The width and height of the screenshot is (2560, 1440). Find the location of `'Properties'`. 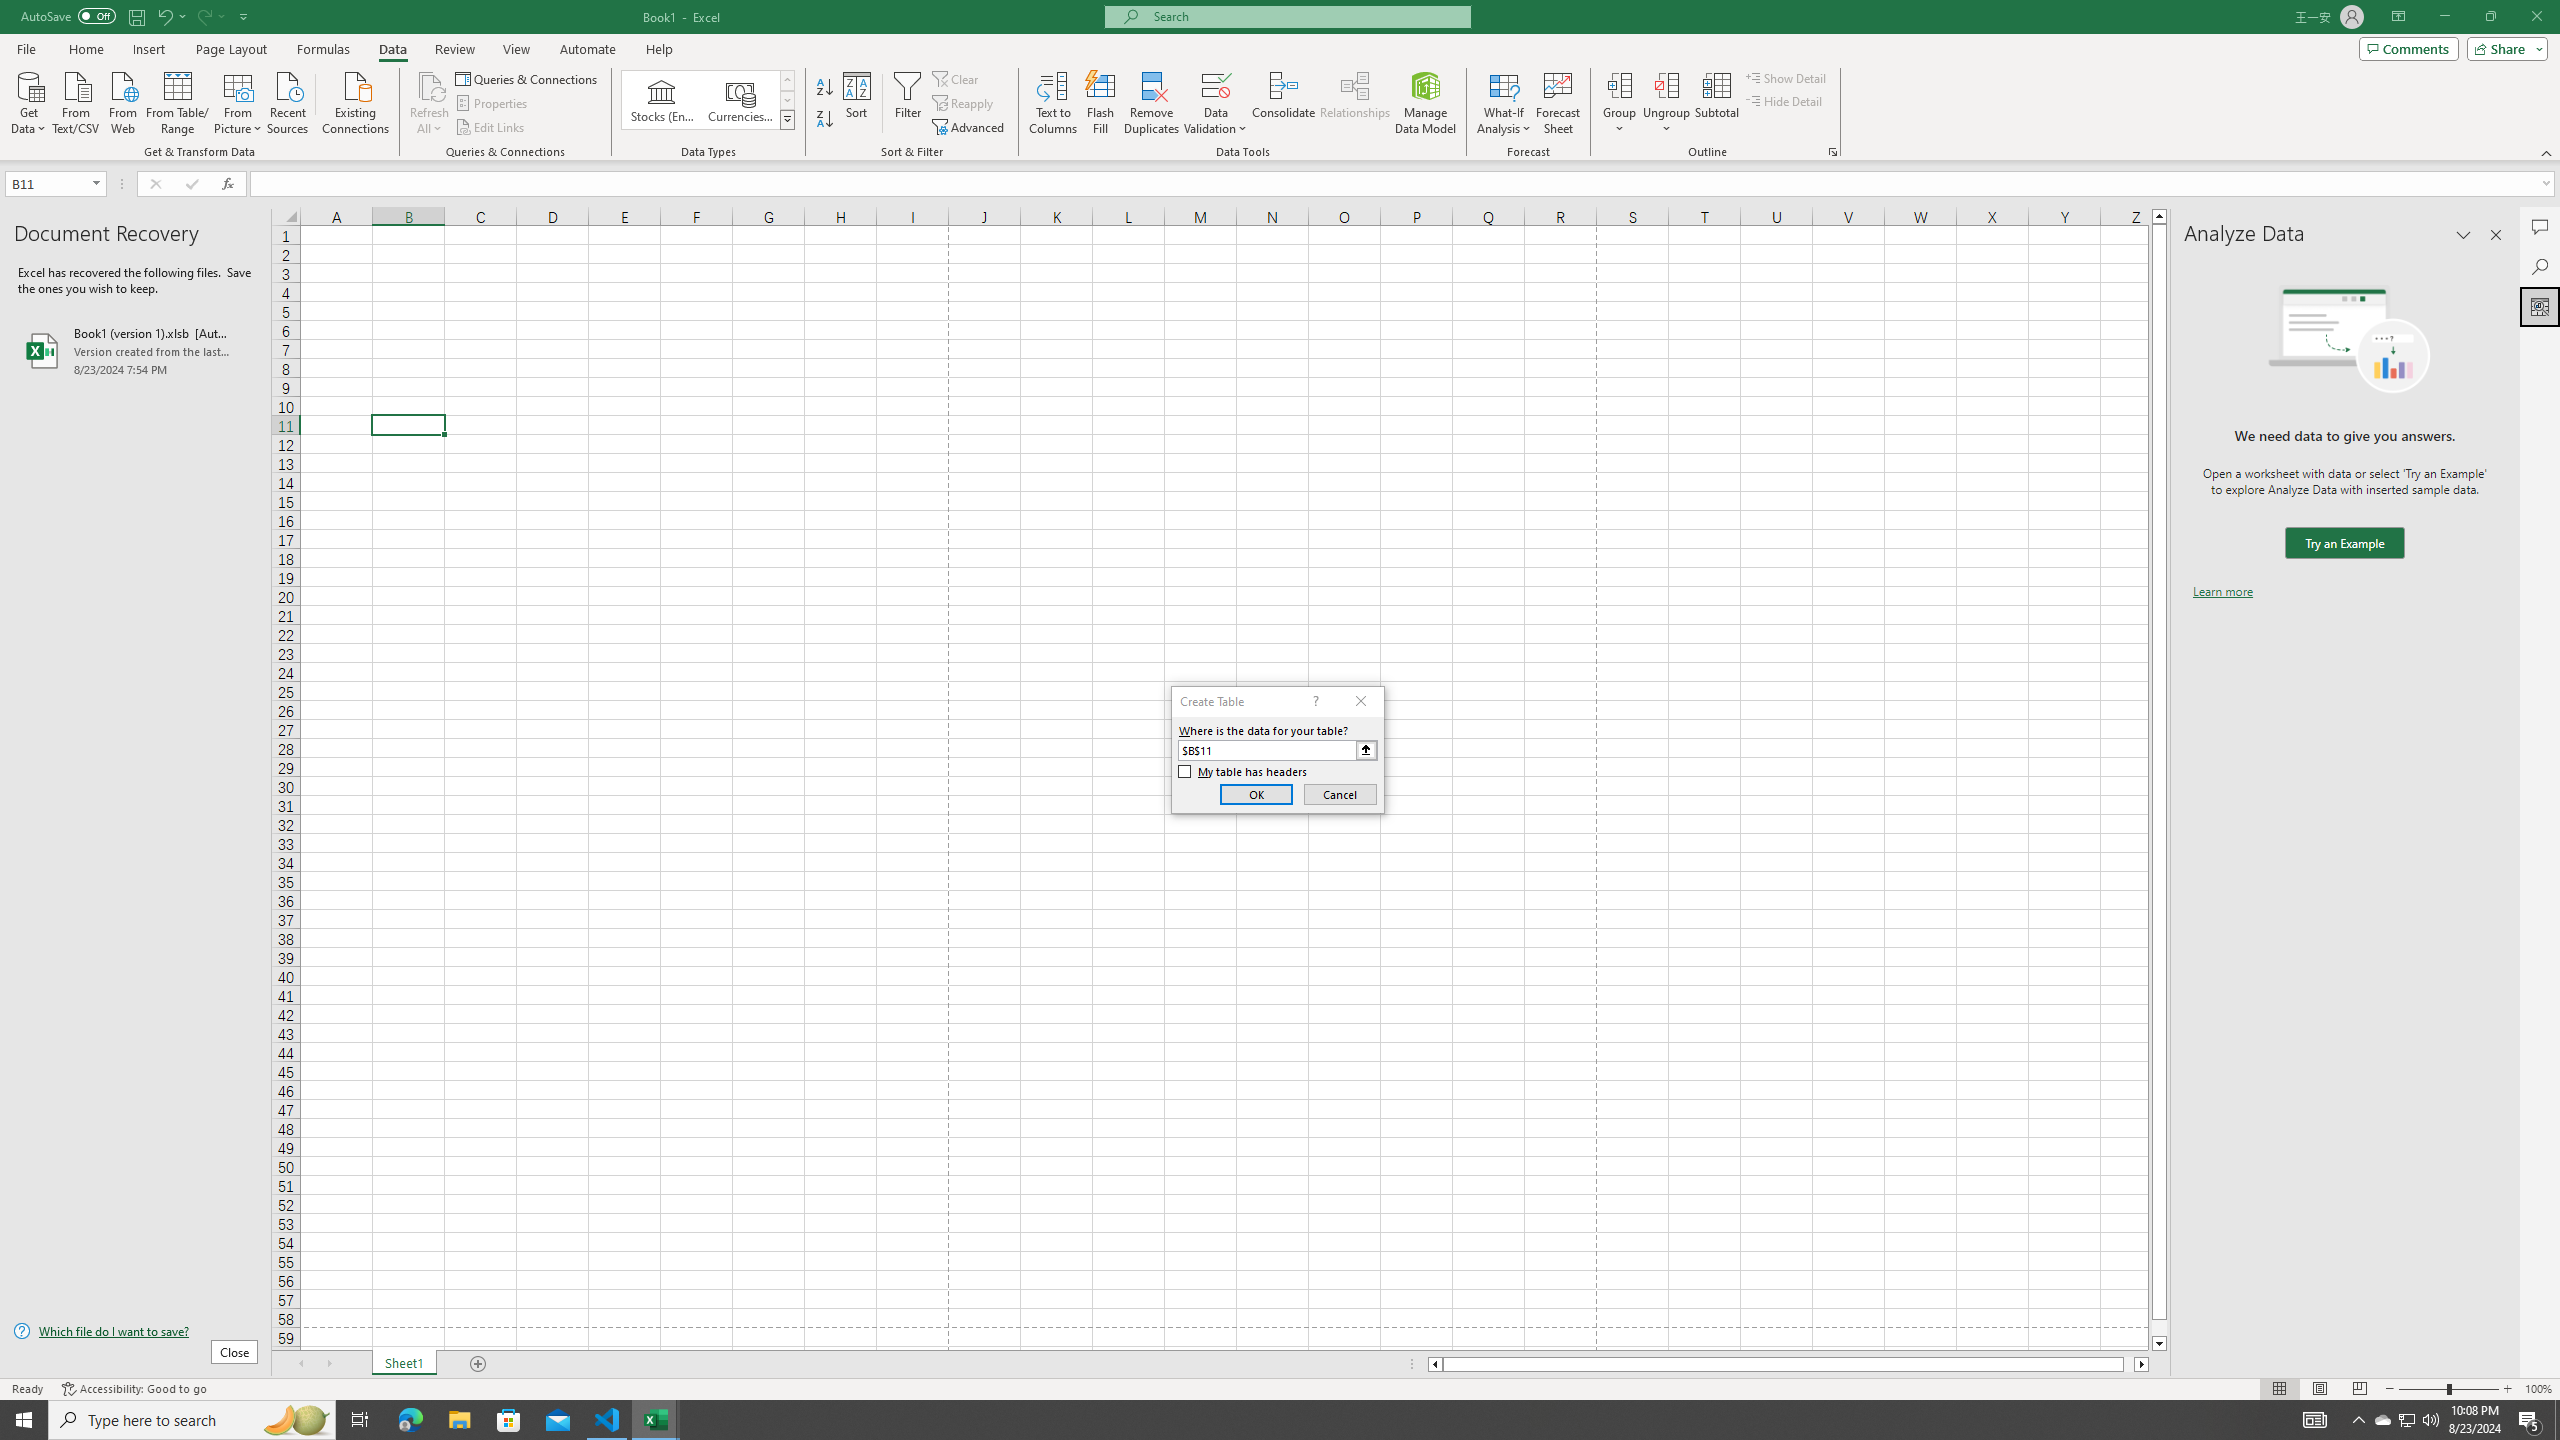

'Properties' is located at coordinates (493, 103).